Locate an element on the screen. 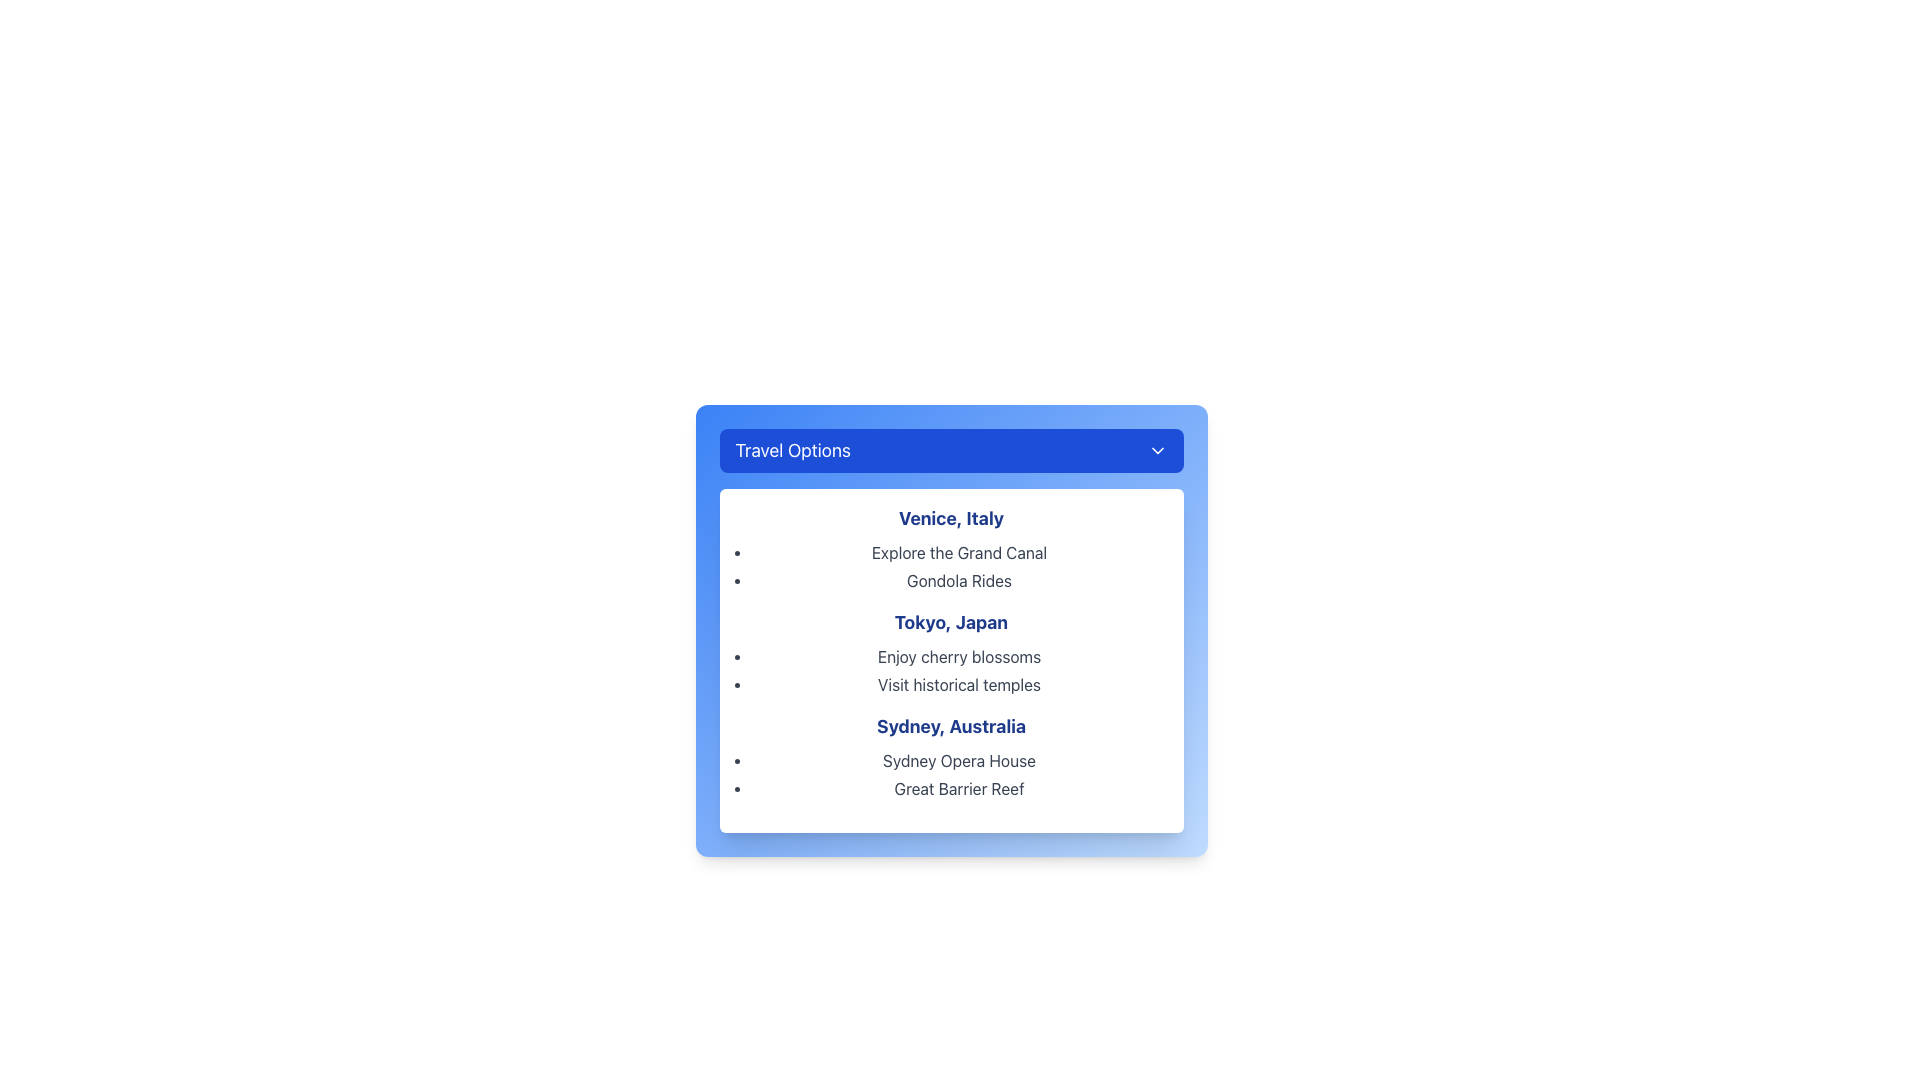 The image size is (1920, 1080). the text element displaying 'Explore the Grand Canal', which is the first item in the bullet-point list under 'Venice, Italy' is located at coordinates (958, 552).